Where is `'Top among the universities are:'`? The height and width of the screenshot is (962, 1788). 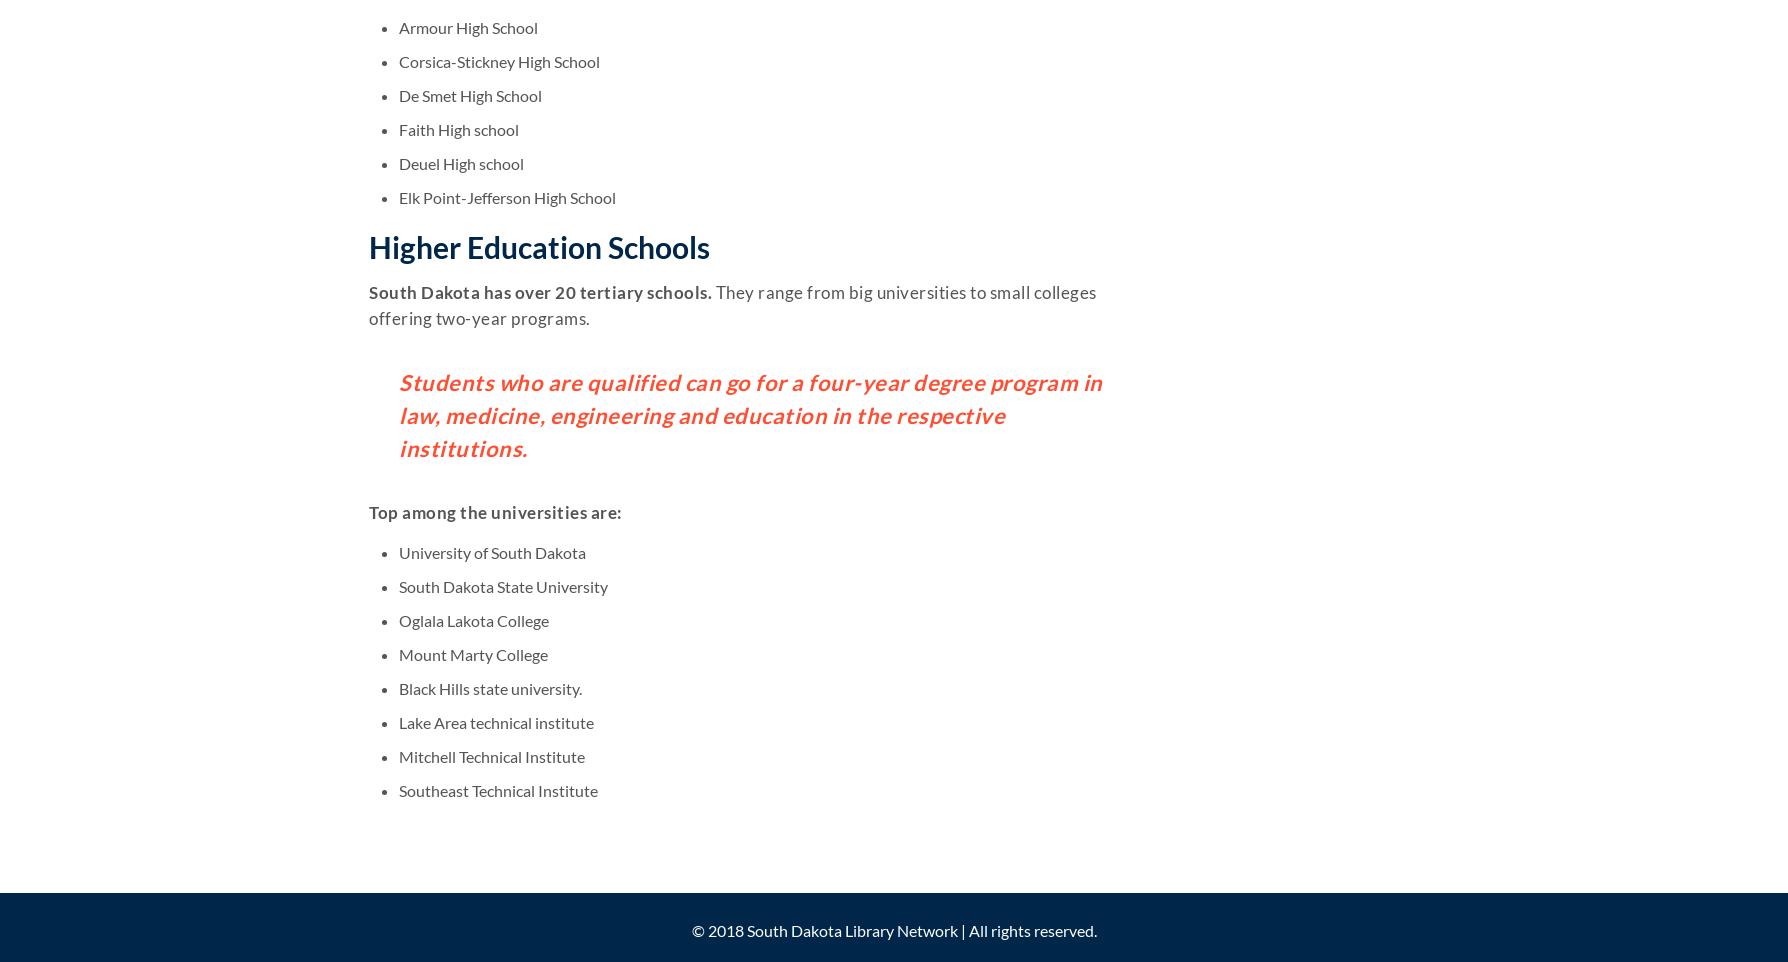
'Top among the universities are:' is located at coordinates (368, 511).